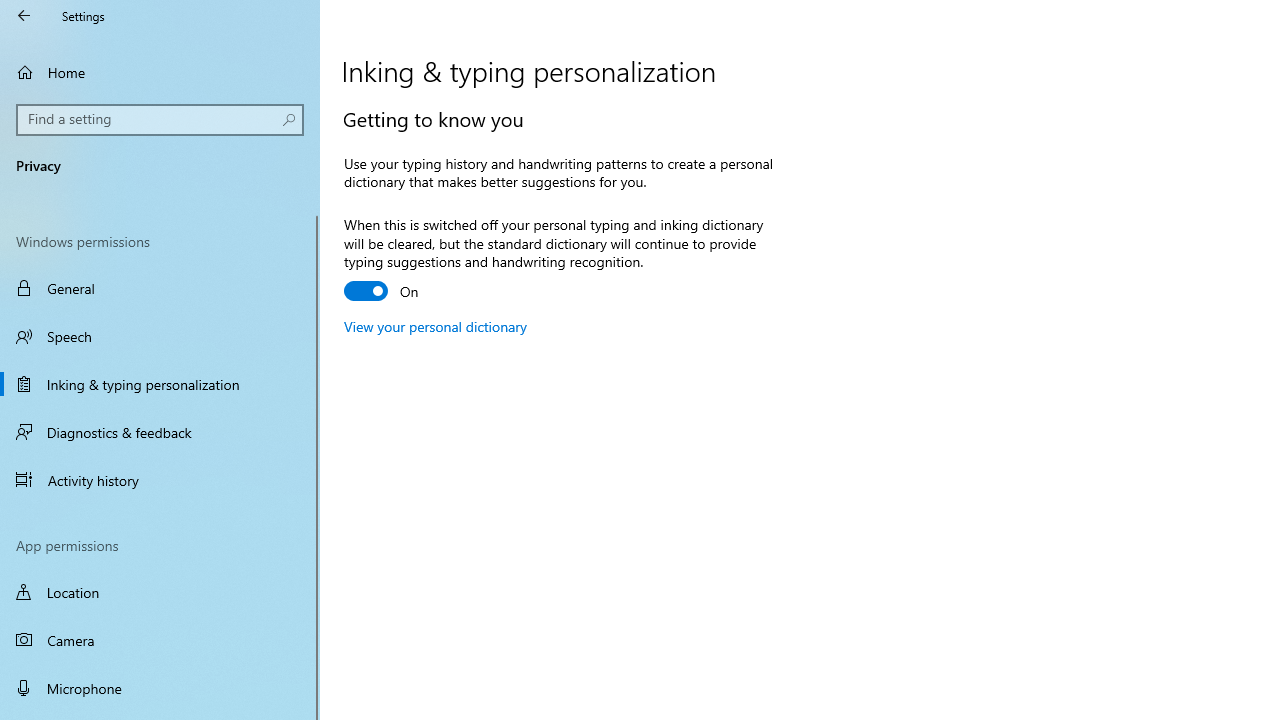 This screenshot has width=1280, height=720. Describe the element at coordinates (160, 640) in the screenshot. I see `'Camera'` at that location.